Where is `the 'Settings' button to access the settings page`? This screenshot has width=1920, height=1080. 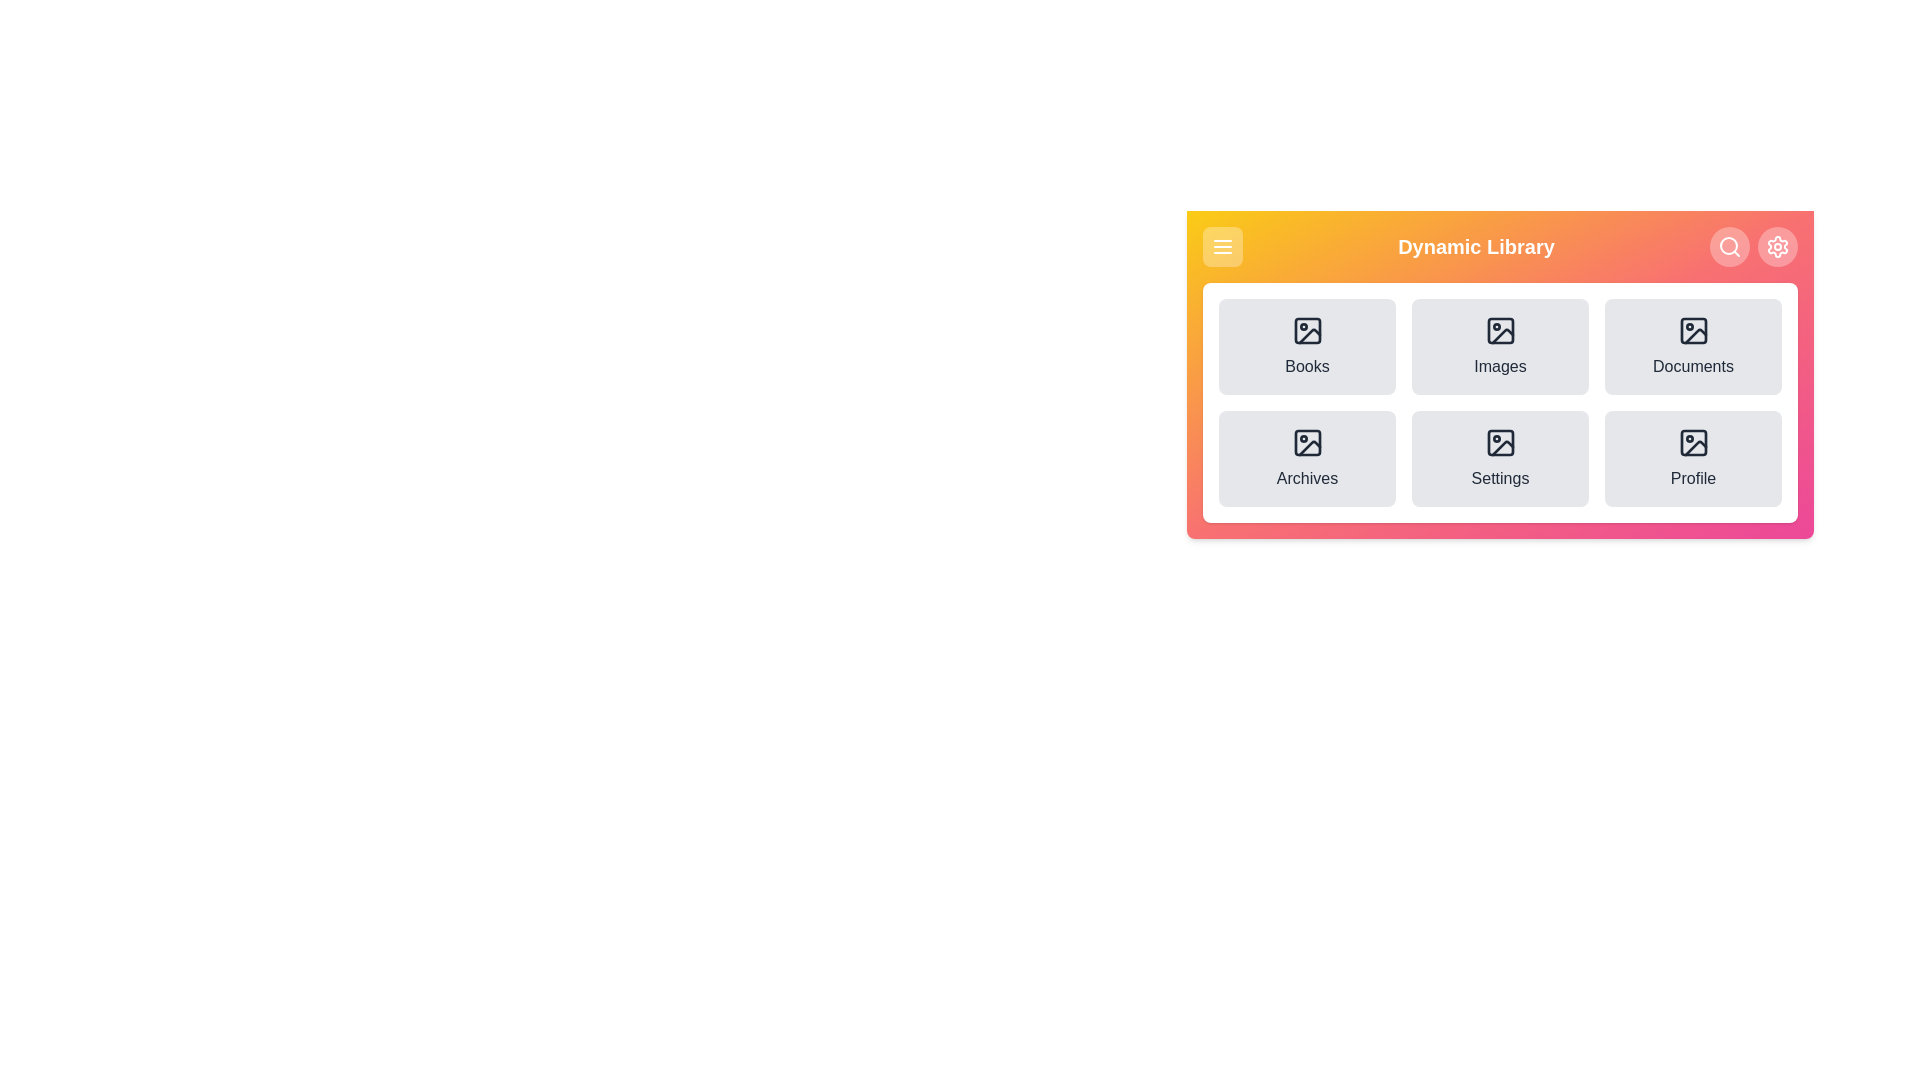 the 'Settings' button to access the settings page is located at coordinates (1500, 459).